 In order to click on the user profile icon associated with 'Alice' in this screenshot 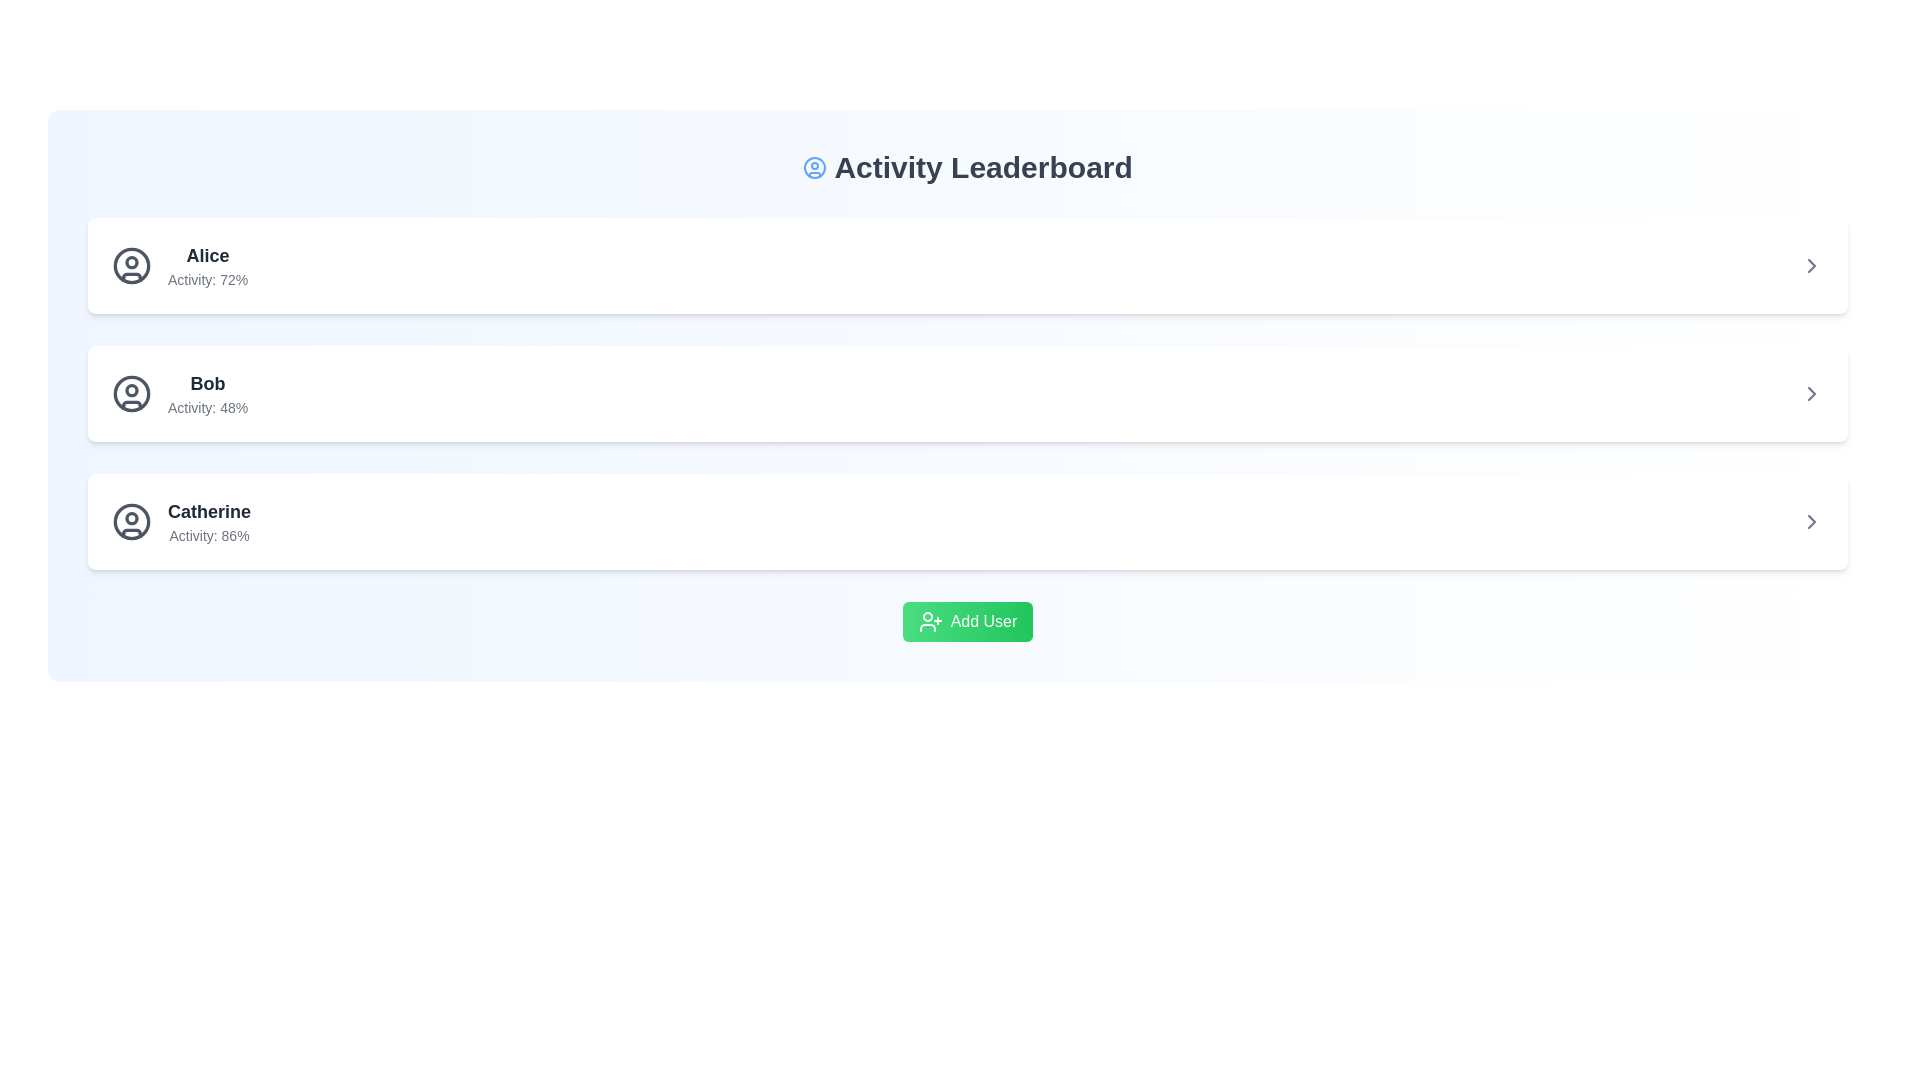, I will do `click(131, 265)`.